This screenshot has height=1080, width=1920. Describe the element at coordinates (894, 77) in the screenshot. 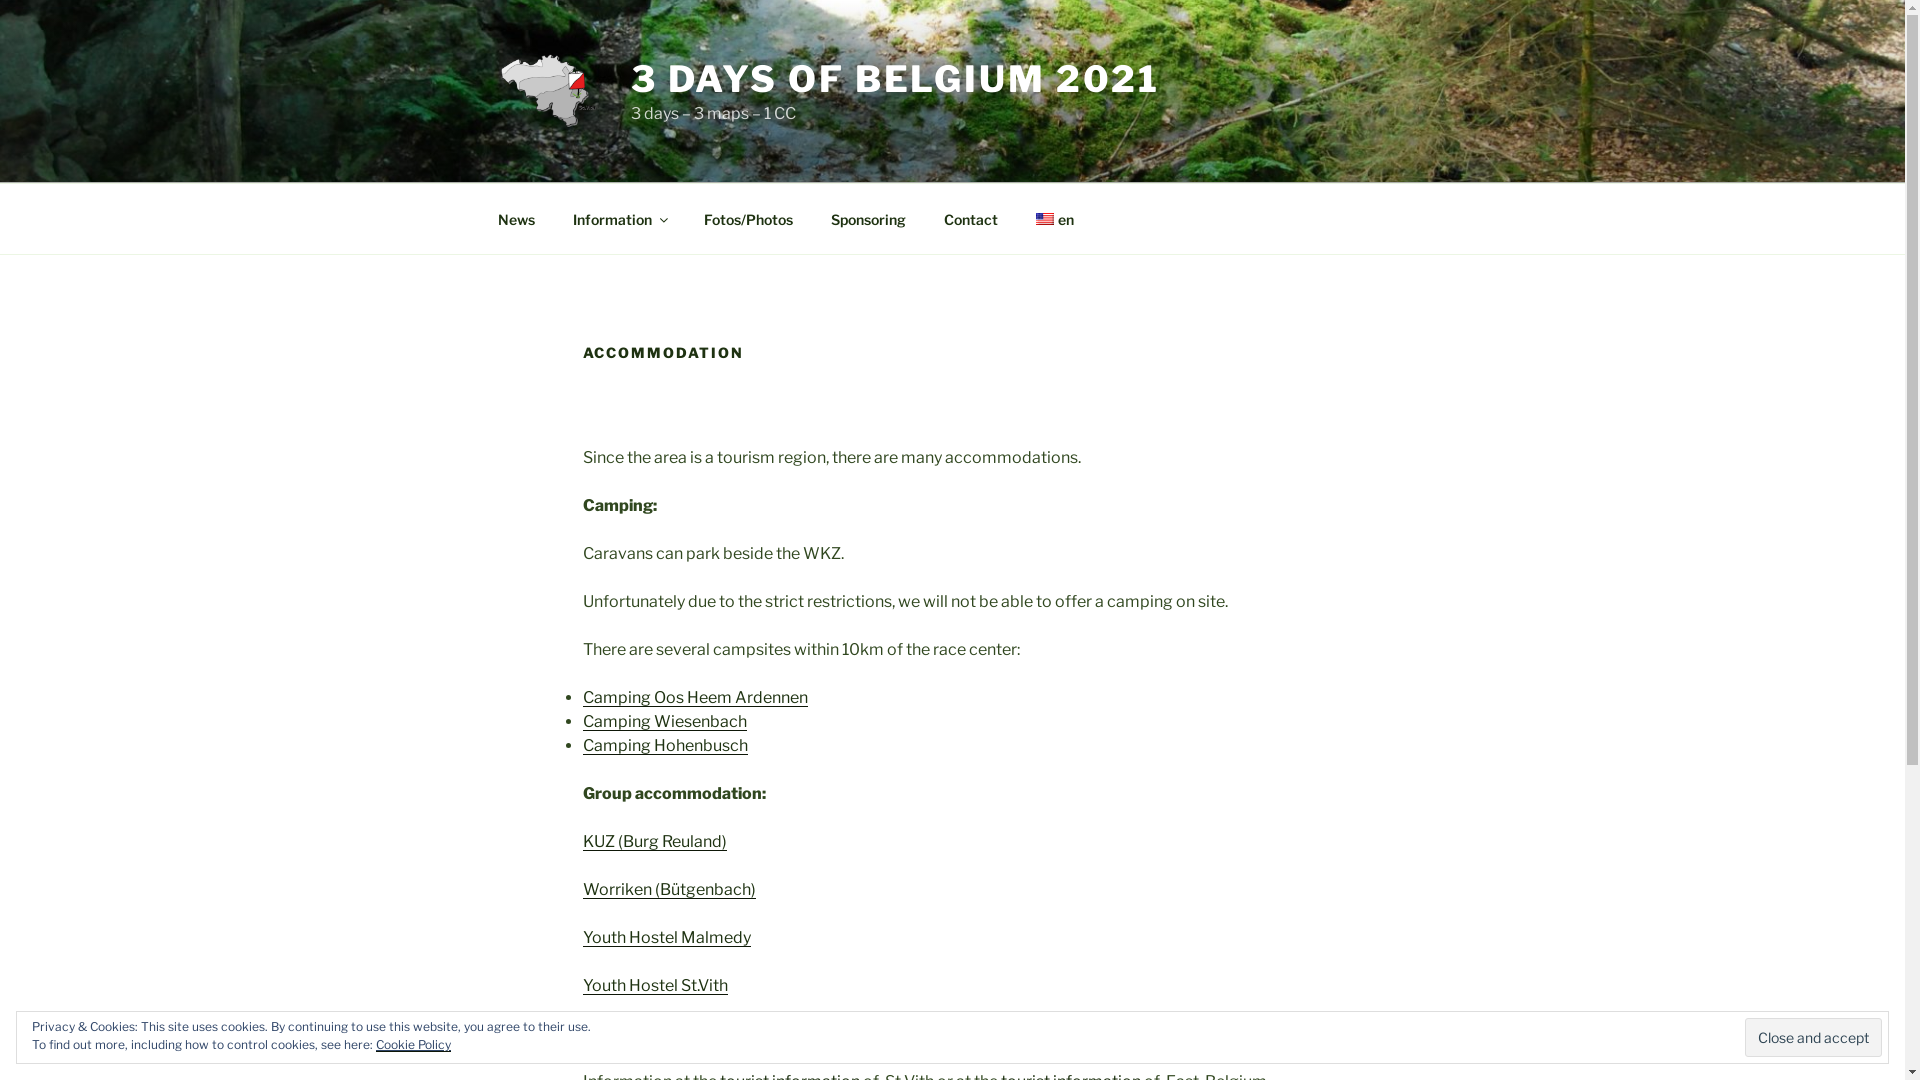

I see `'3 DAYS OF BELGIUM 2021'` at that location.